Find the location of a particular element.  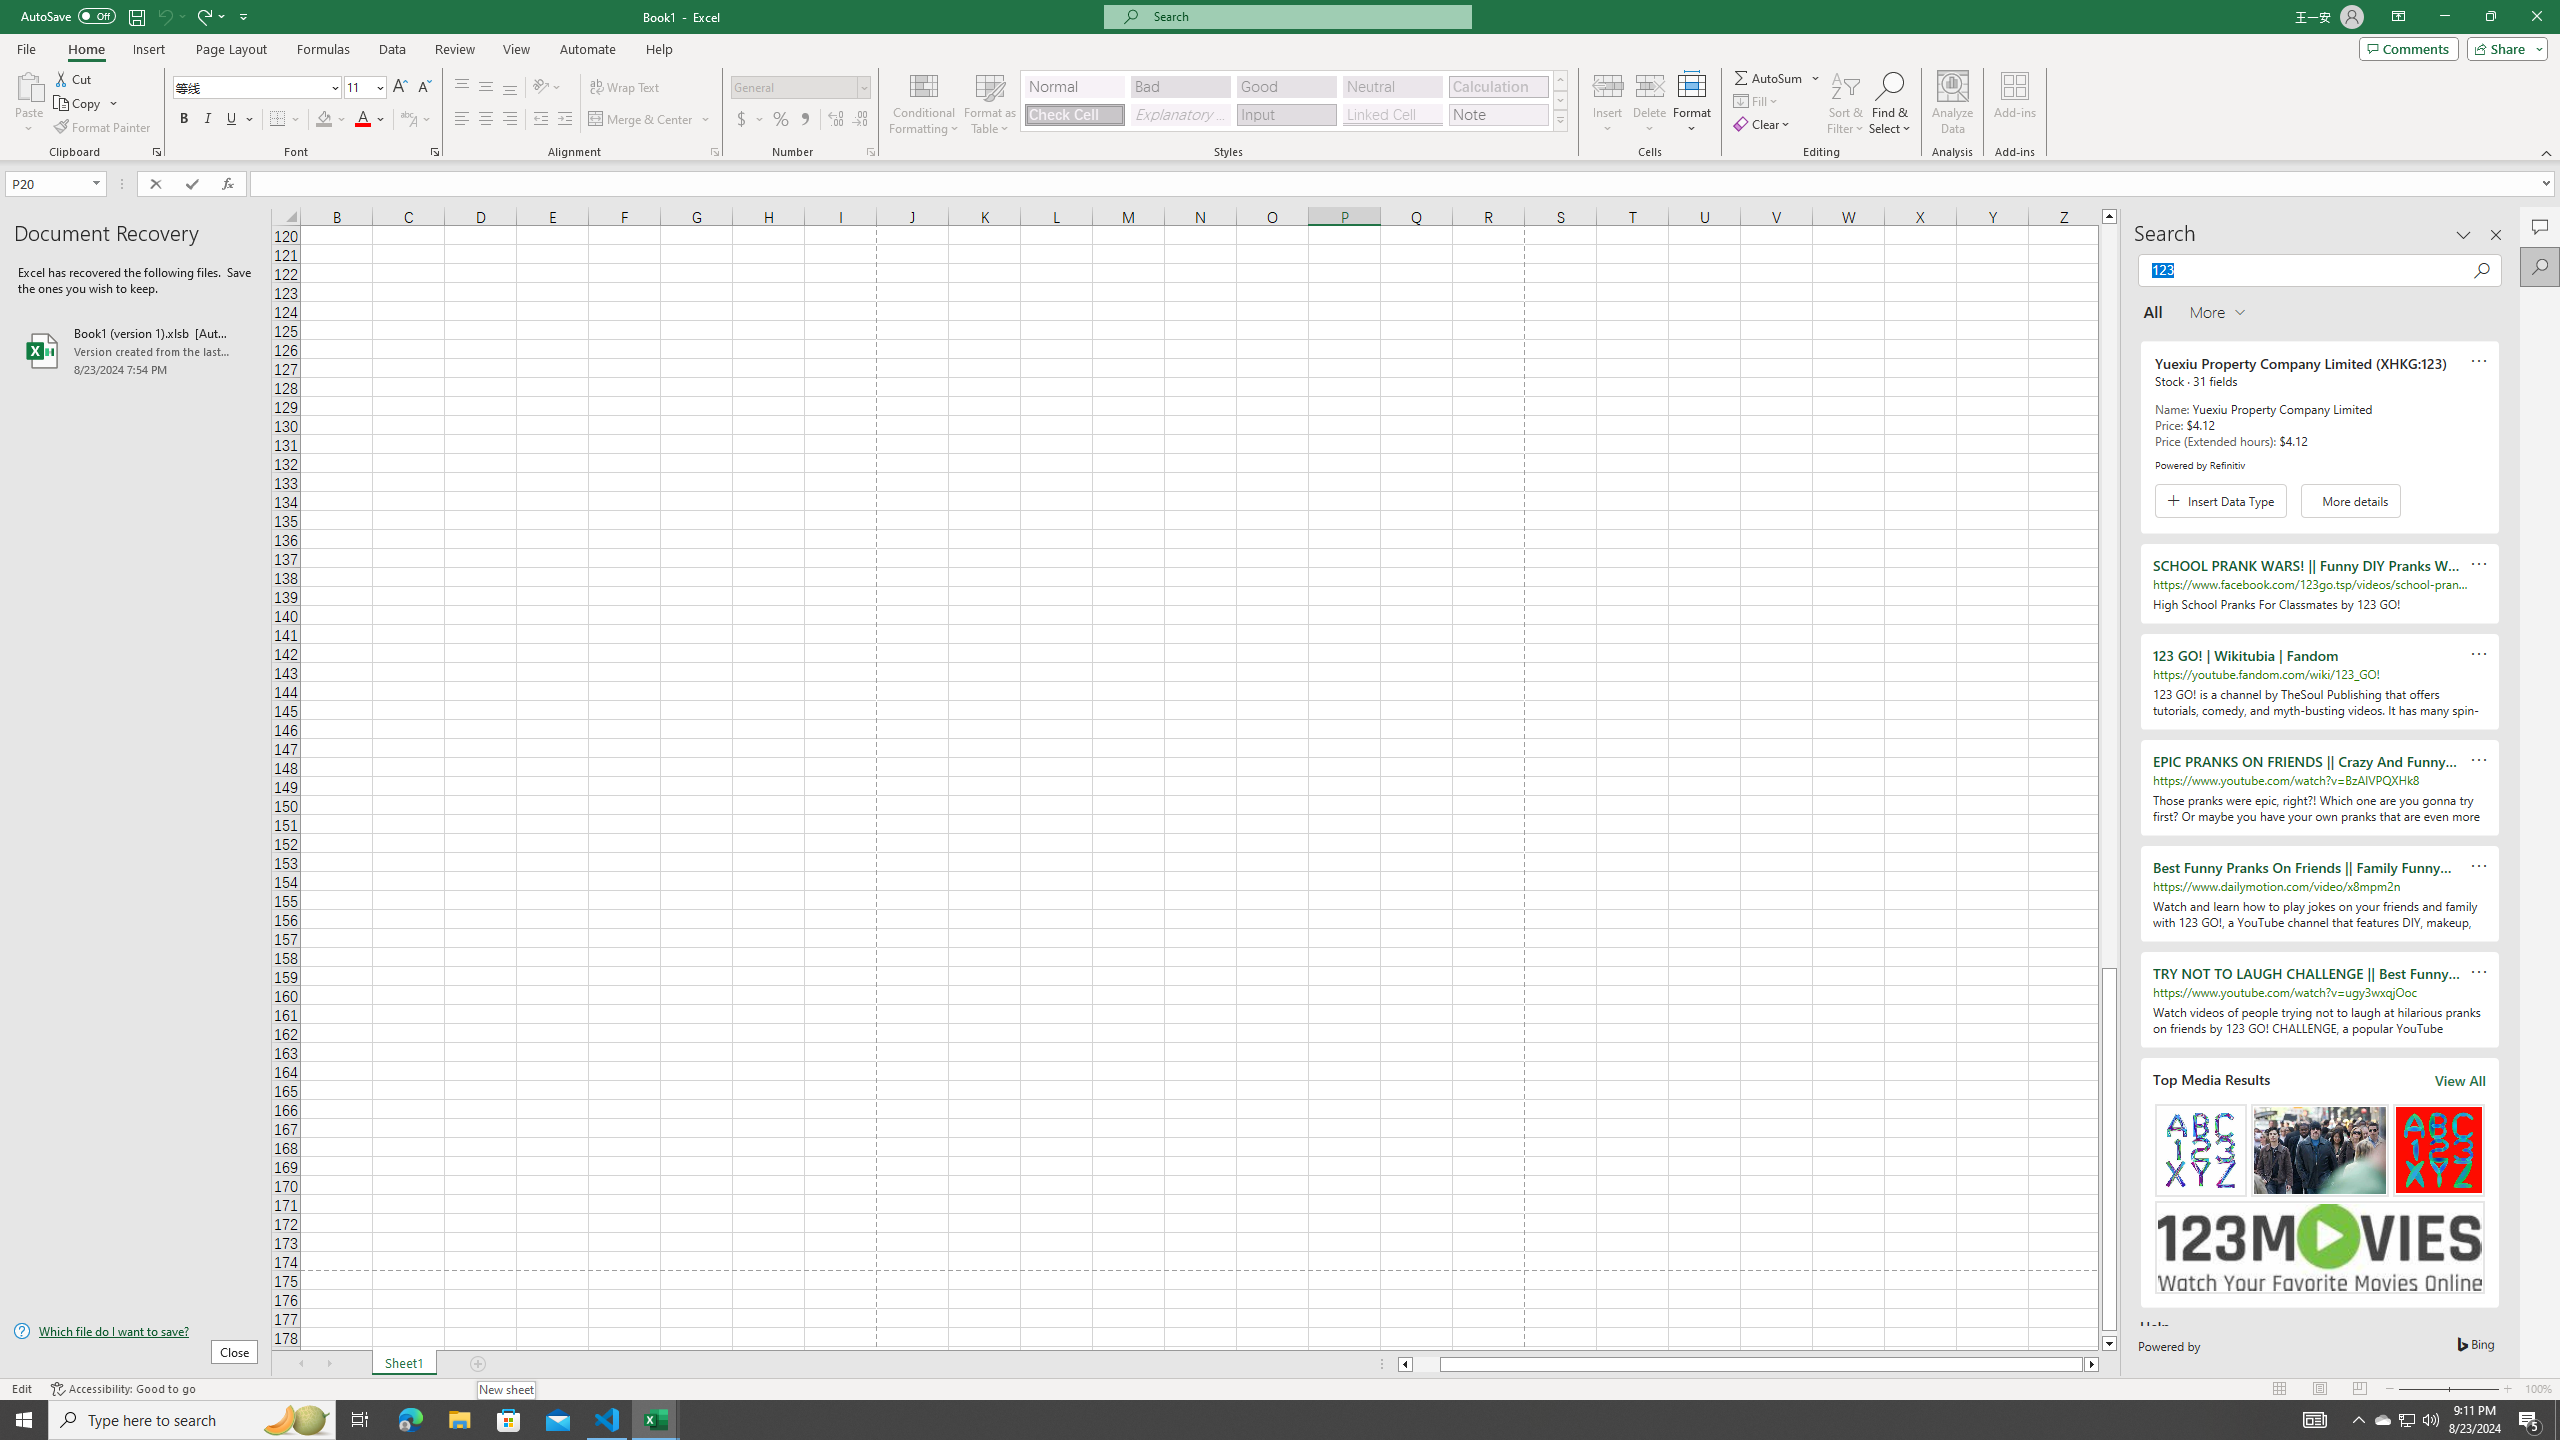

'Percent Style' is located at coordinates (779, 118).